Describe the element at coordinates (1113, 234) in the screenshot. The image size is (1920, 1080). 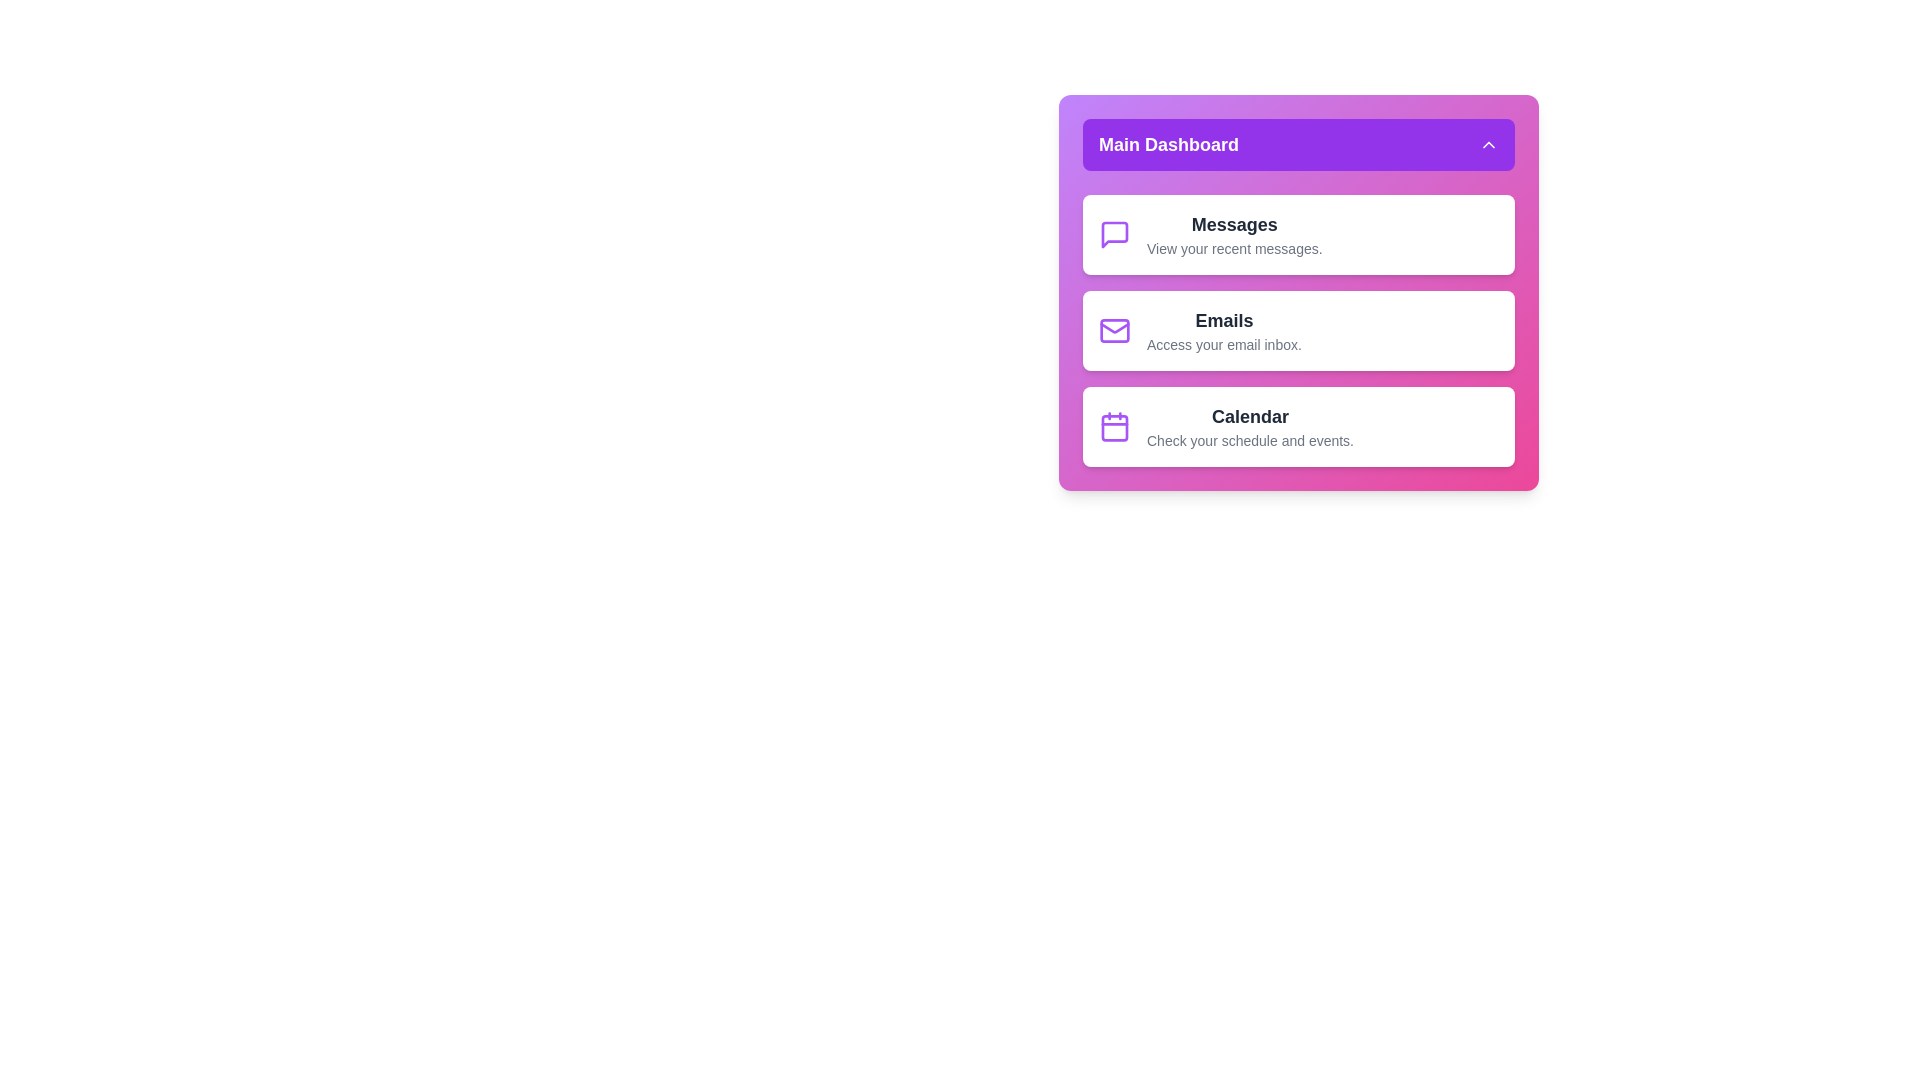
I see `the menu item icon for Messages` at that location.